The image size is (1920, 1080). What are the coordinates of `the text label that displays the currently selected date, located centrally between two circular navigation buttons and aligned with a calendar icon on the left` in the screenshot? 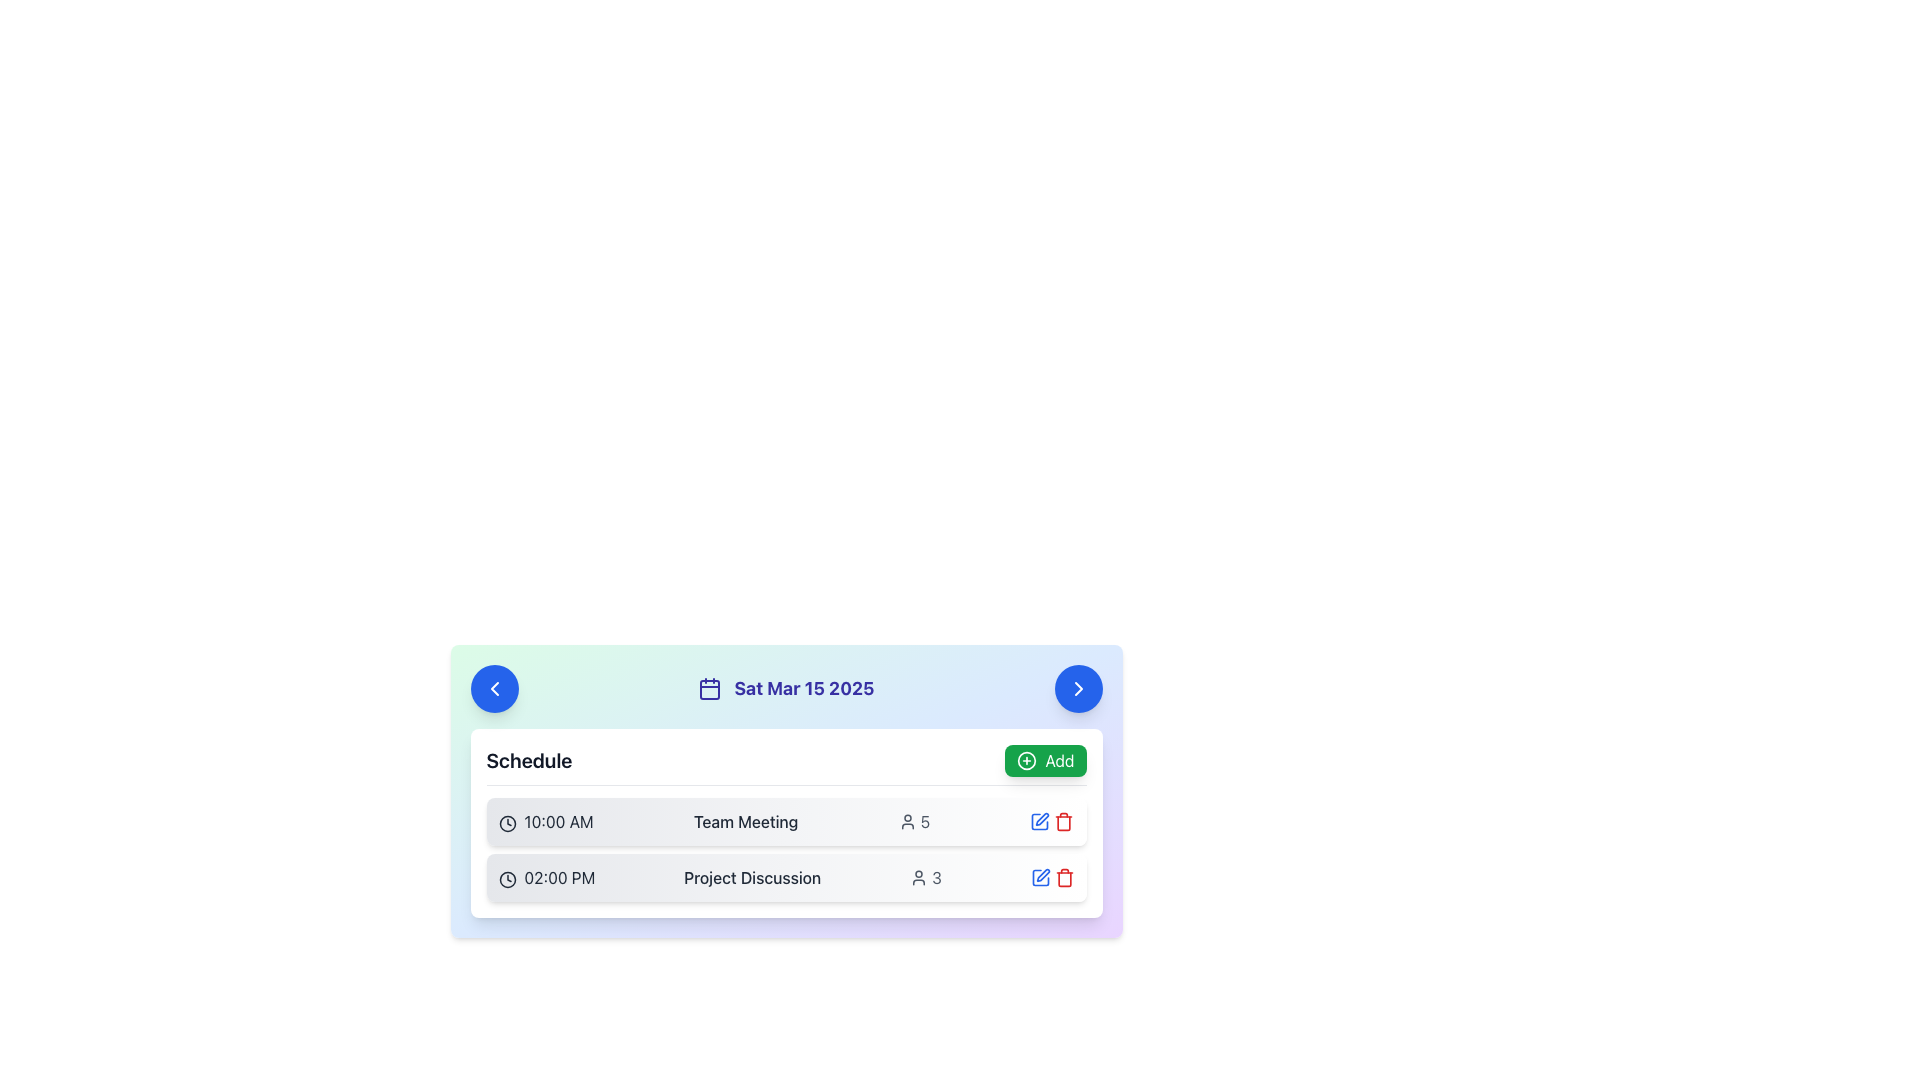 It's located at (785, 688).